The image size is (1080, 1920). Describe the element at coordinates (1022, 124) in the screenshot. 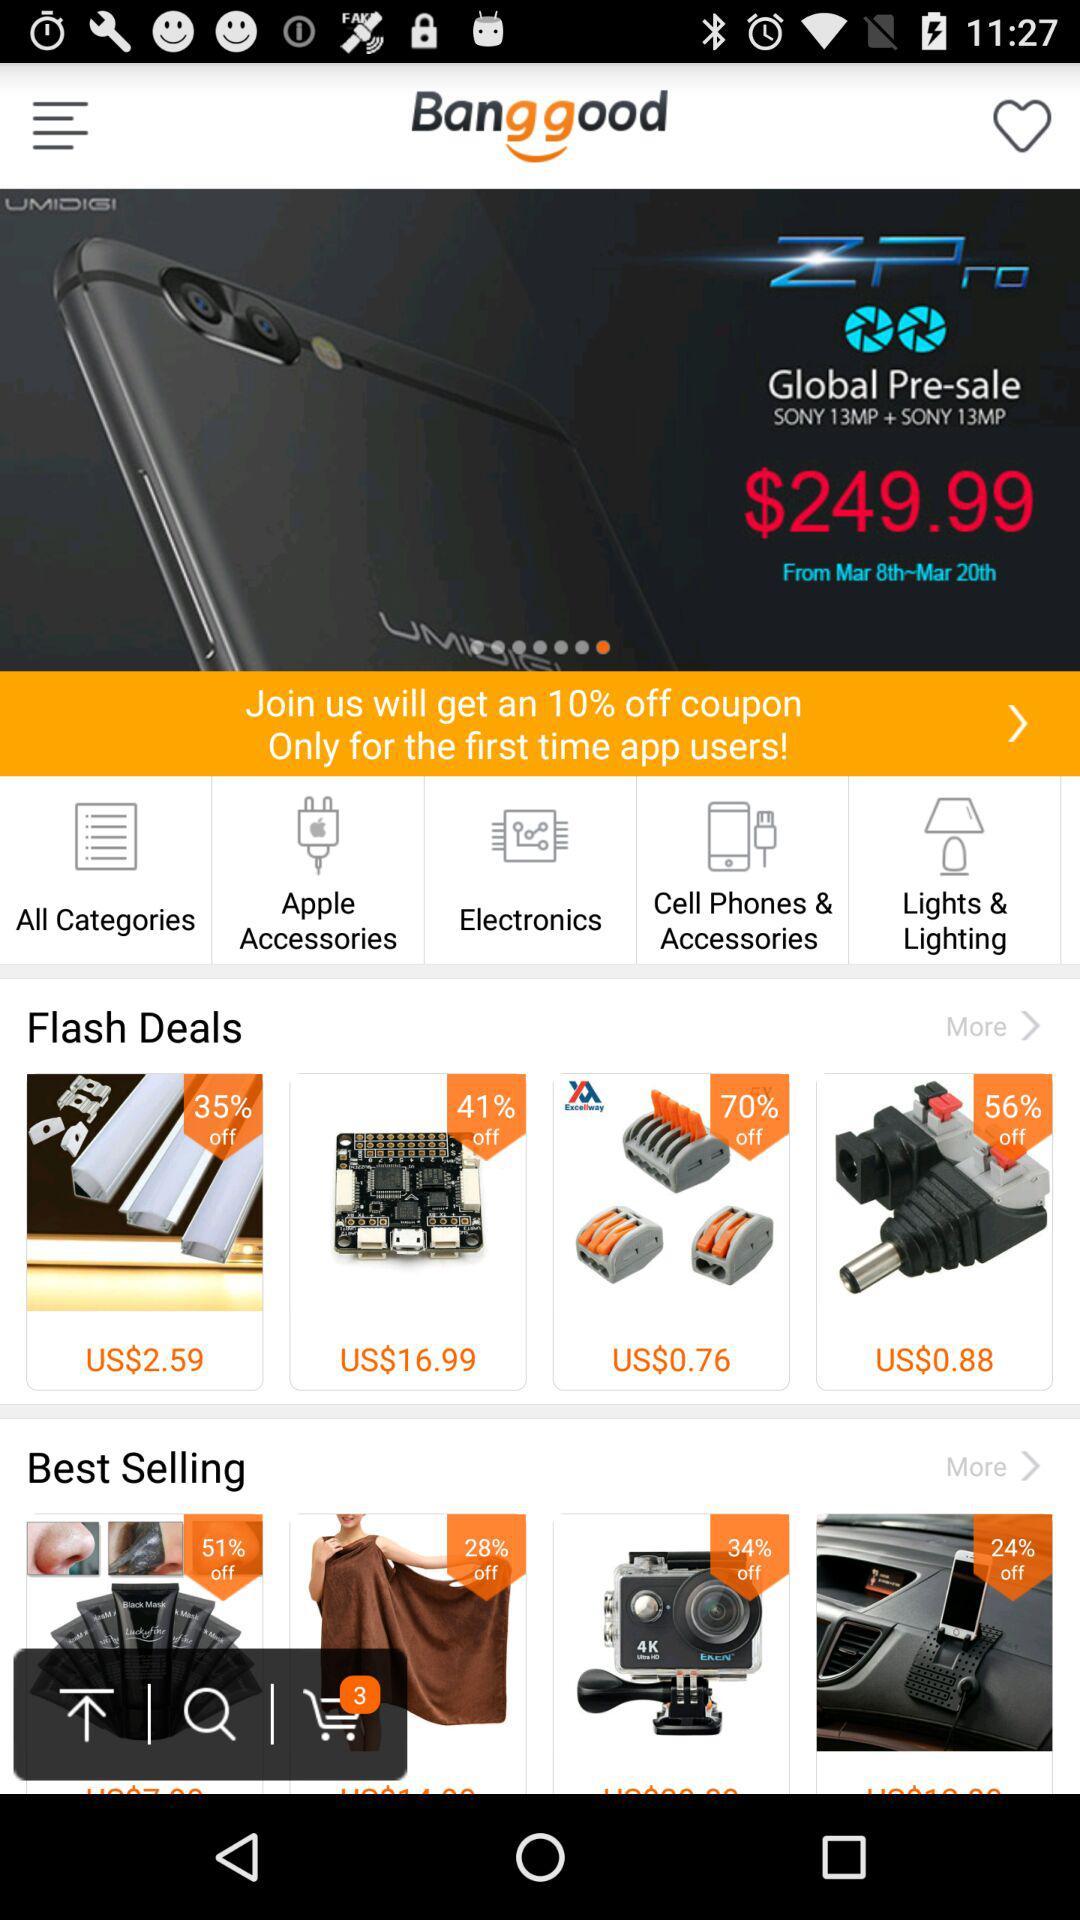

I see `as favorite` at that location.